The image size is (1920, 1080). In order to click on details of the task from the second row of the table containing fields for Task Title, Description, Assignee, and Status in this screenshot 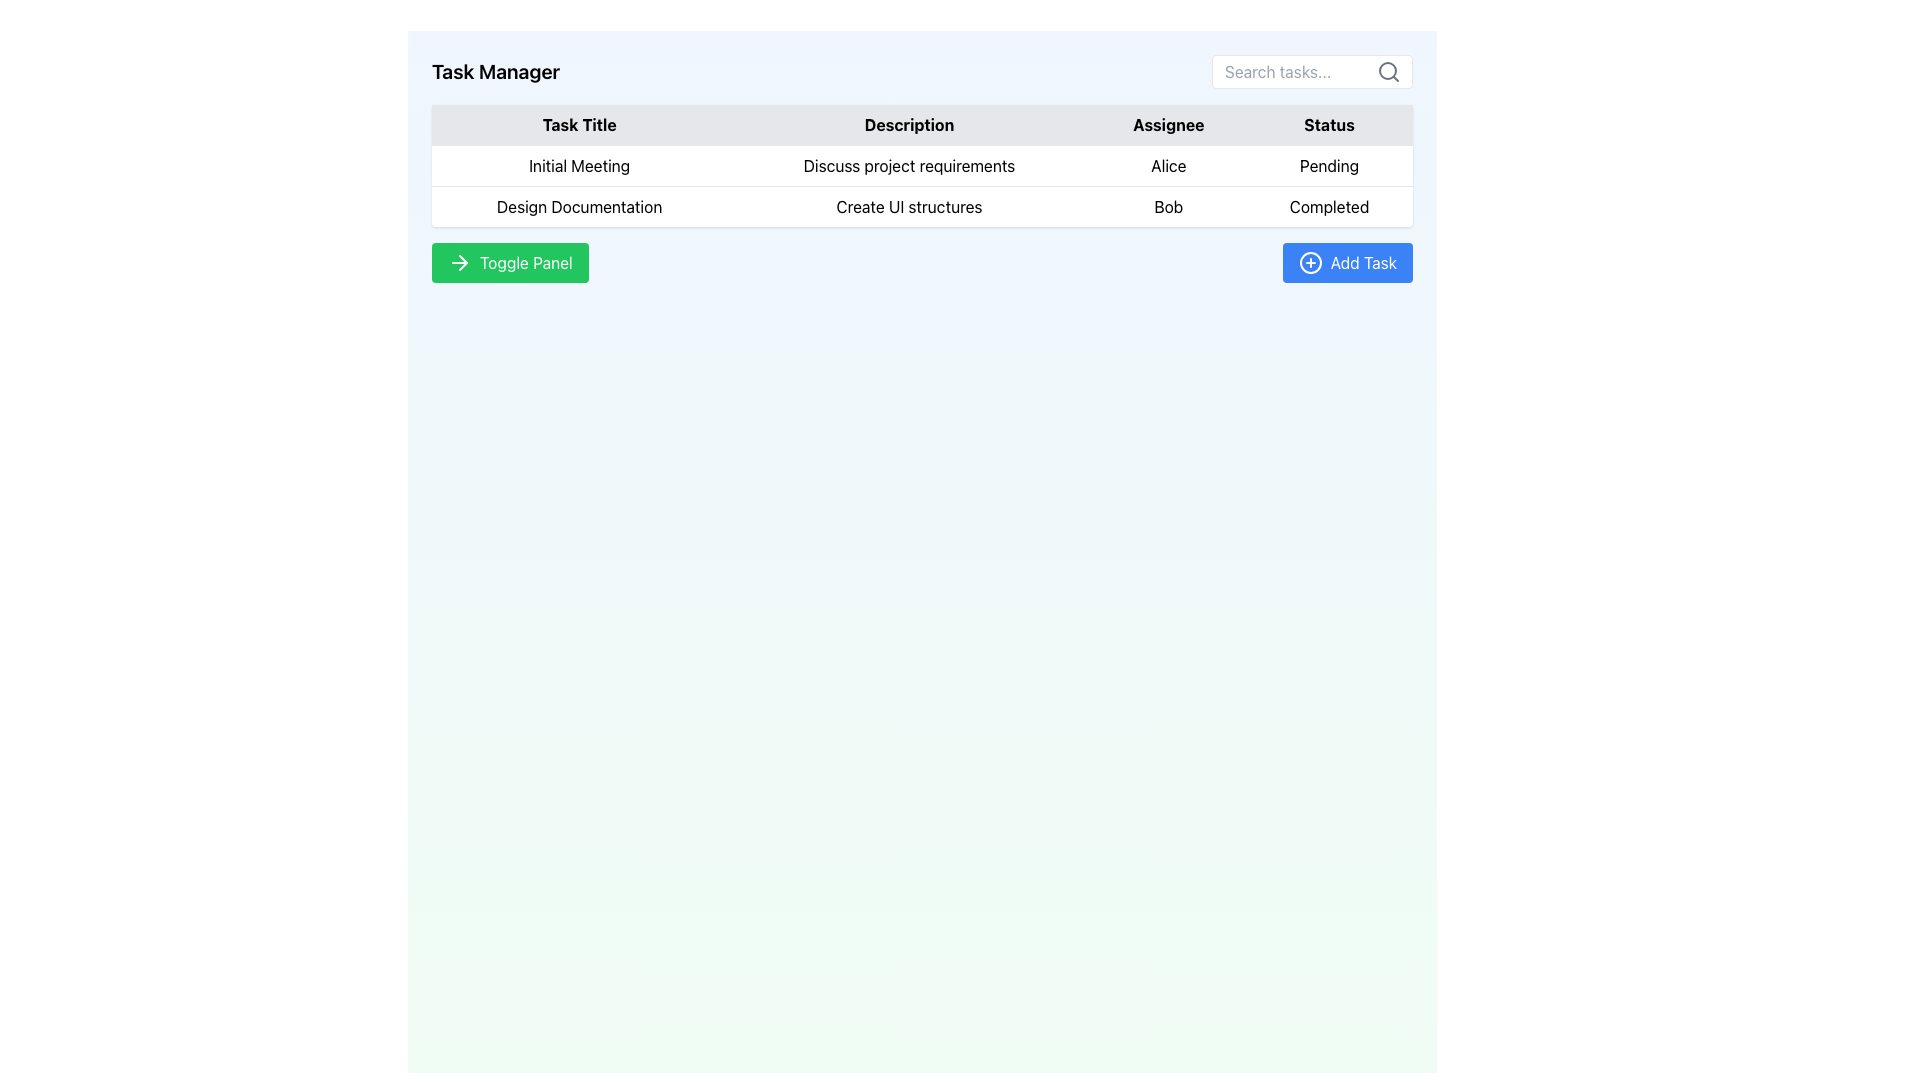, I will do `click(921, 186)`.